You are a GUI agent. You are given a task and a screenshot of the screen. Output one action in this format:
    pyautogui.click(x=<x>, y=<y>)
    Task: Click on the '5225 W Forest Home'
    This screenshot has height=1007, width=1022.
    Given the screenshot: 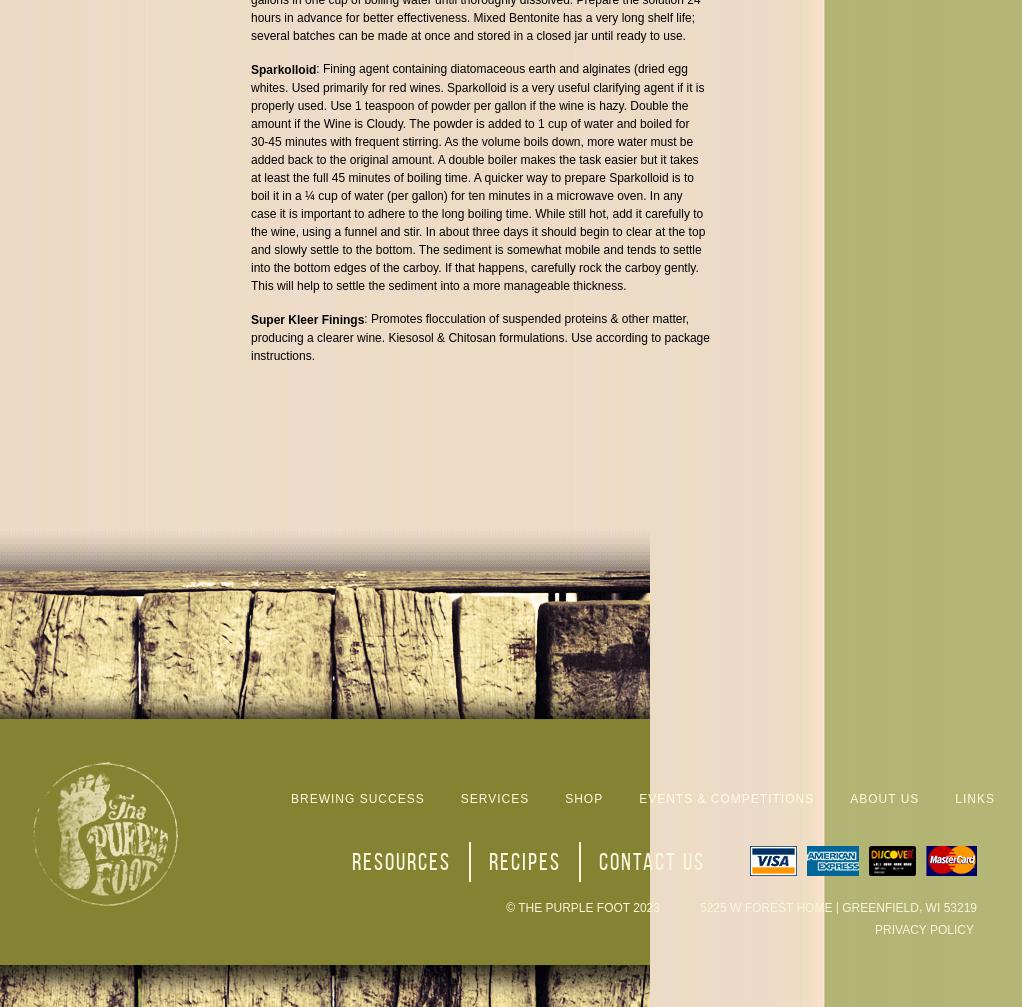 What is the action you would take?
    pyautogui.click(x=764, y=907)
    